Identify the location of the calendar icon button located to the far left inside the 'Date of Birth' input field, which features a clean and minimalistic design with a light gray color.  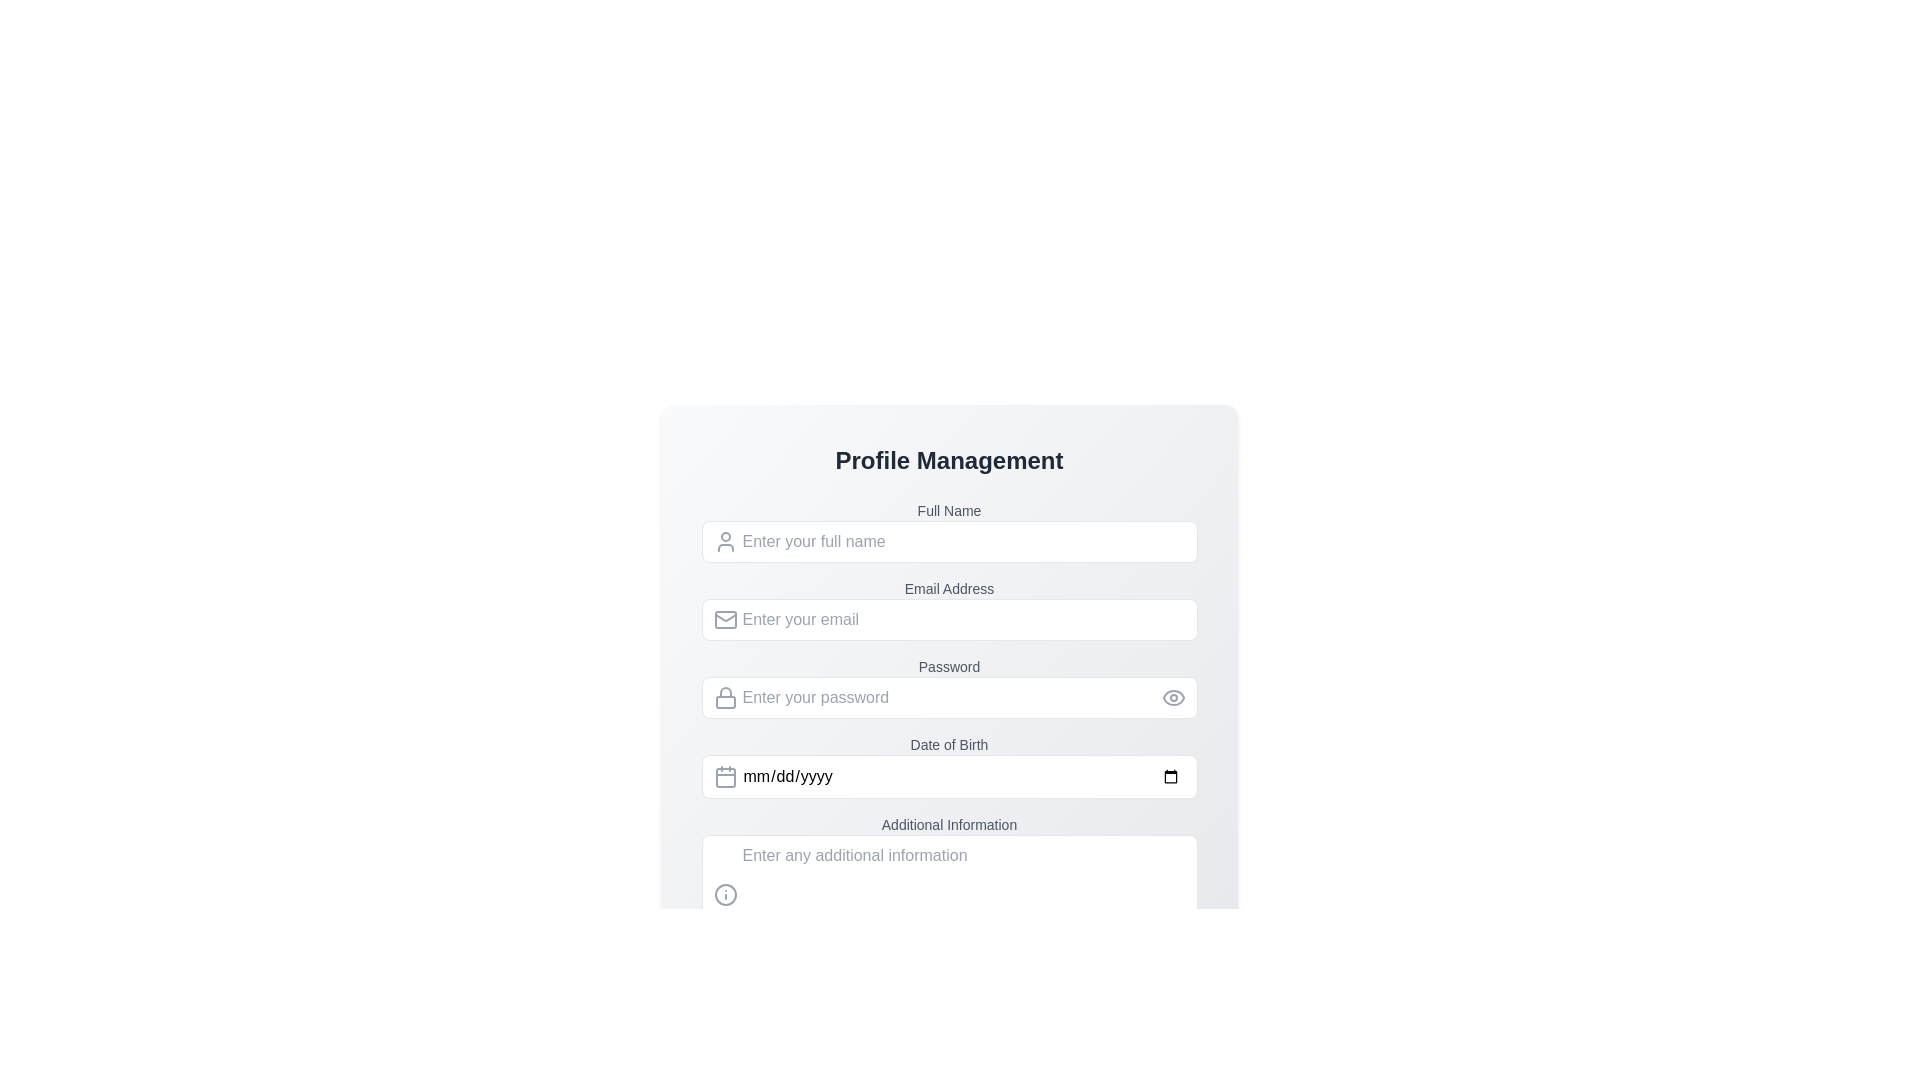
(724, 775).